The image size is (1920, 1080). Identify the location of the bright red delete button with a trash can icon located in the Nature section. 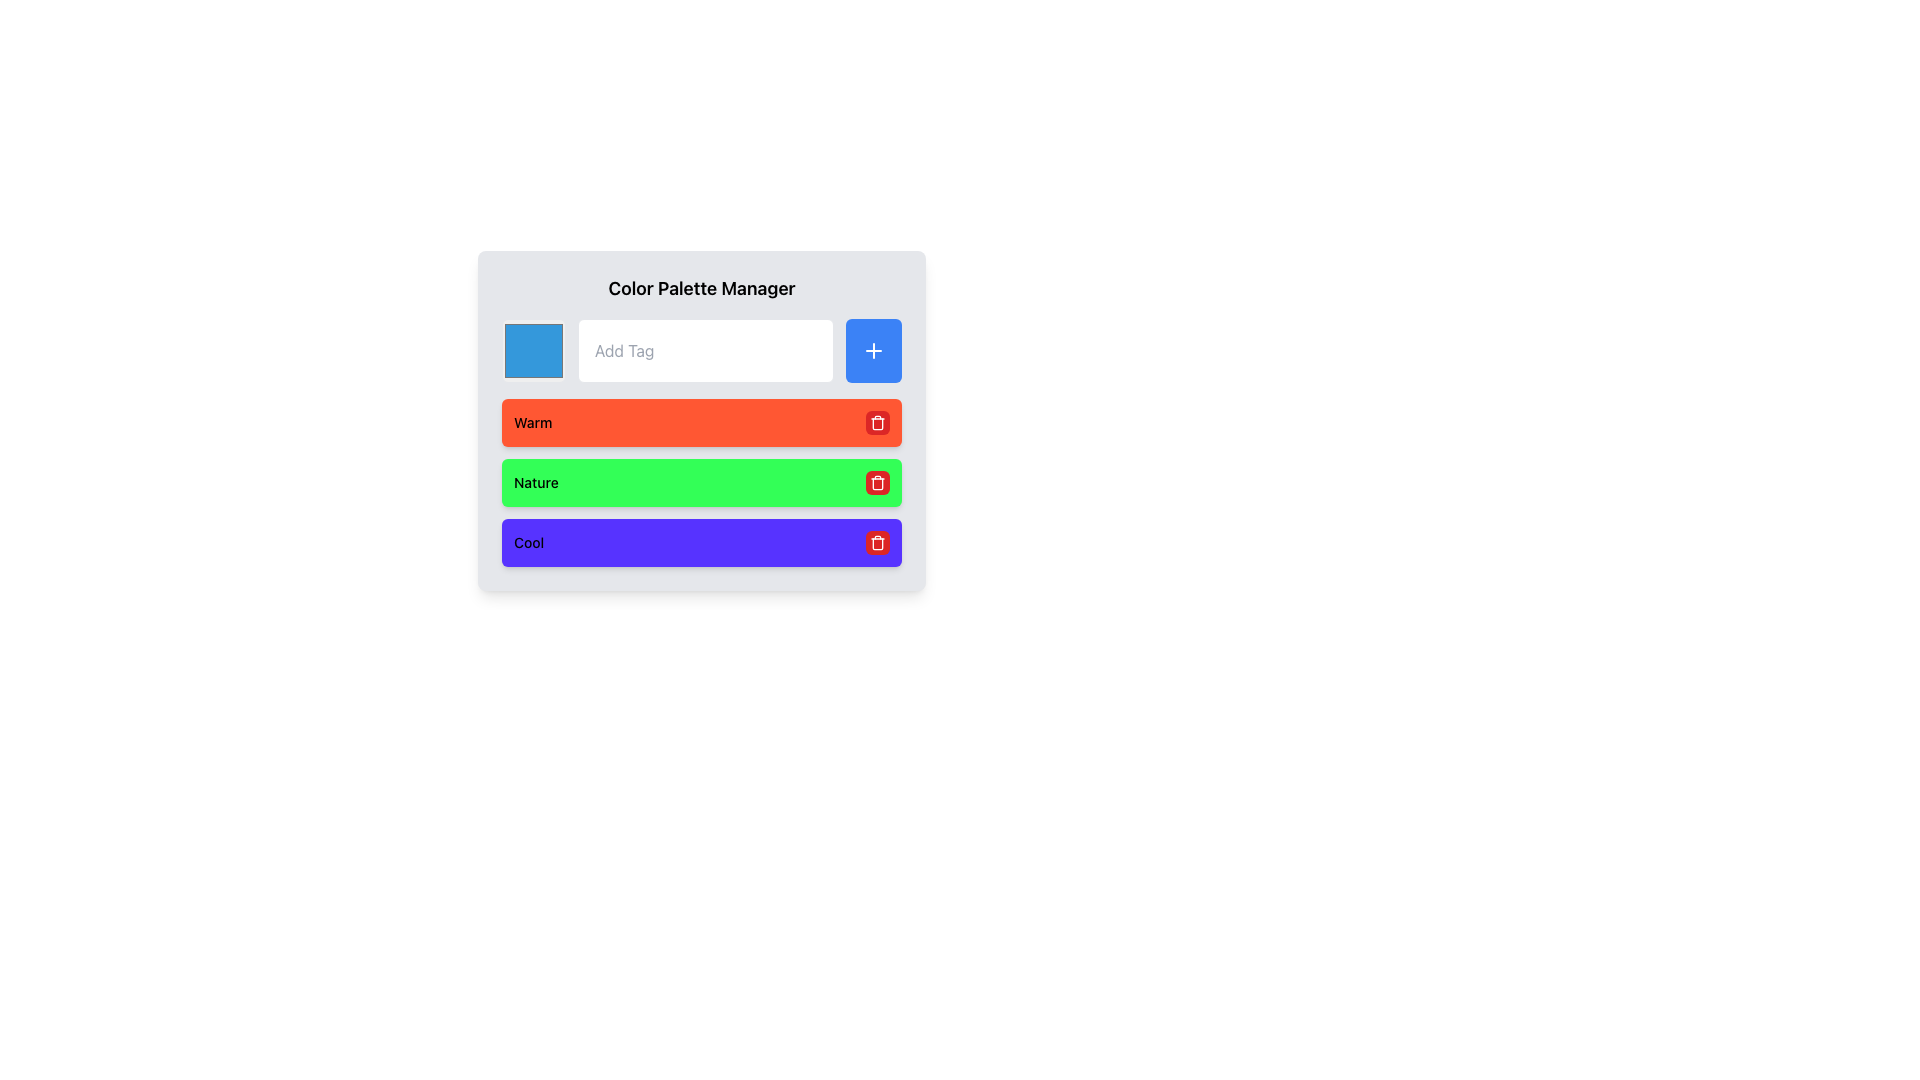
(878, 482).